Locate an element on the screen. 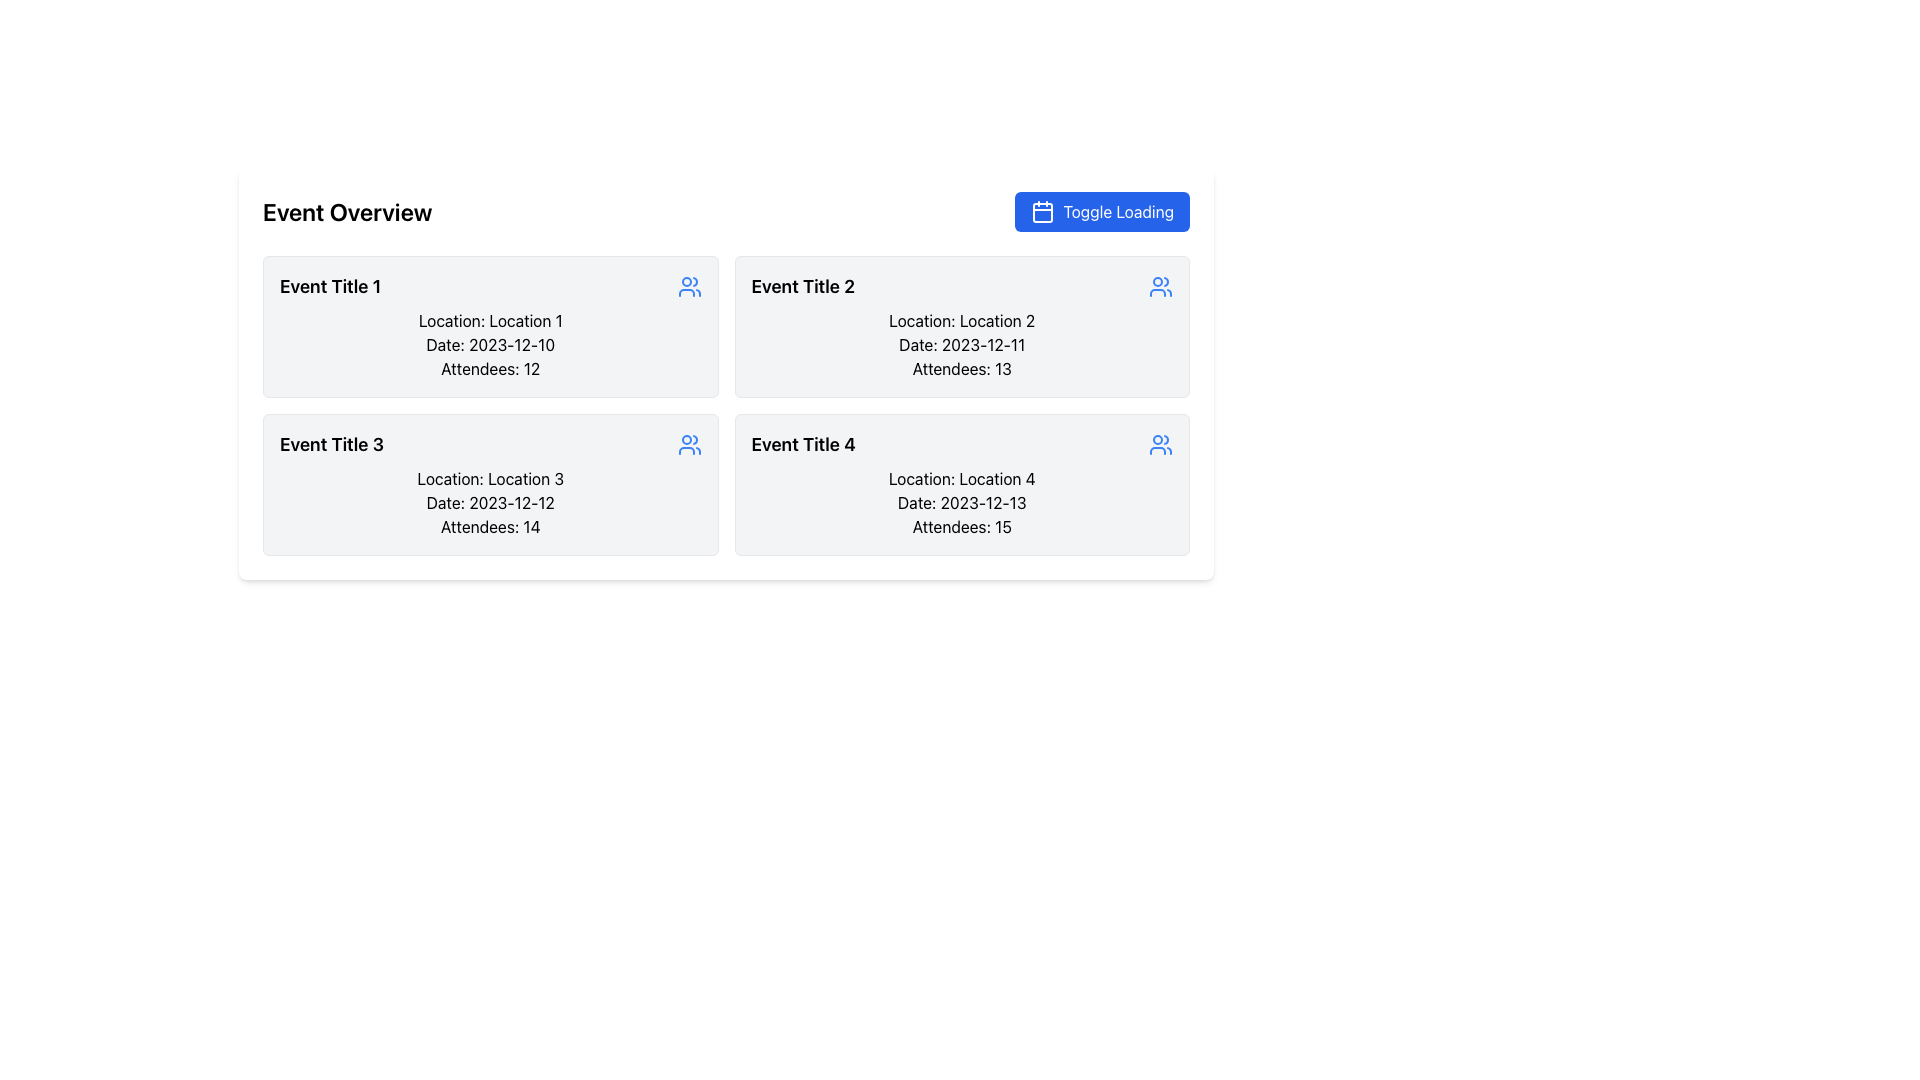 The width and height of the screenshot is (1920, 1080). text label displaying 'Event Title 2', which is a bold and larger font element located in the upper portion of the second column card layout is located at coordinates (803, 286).